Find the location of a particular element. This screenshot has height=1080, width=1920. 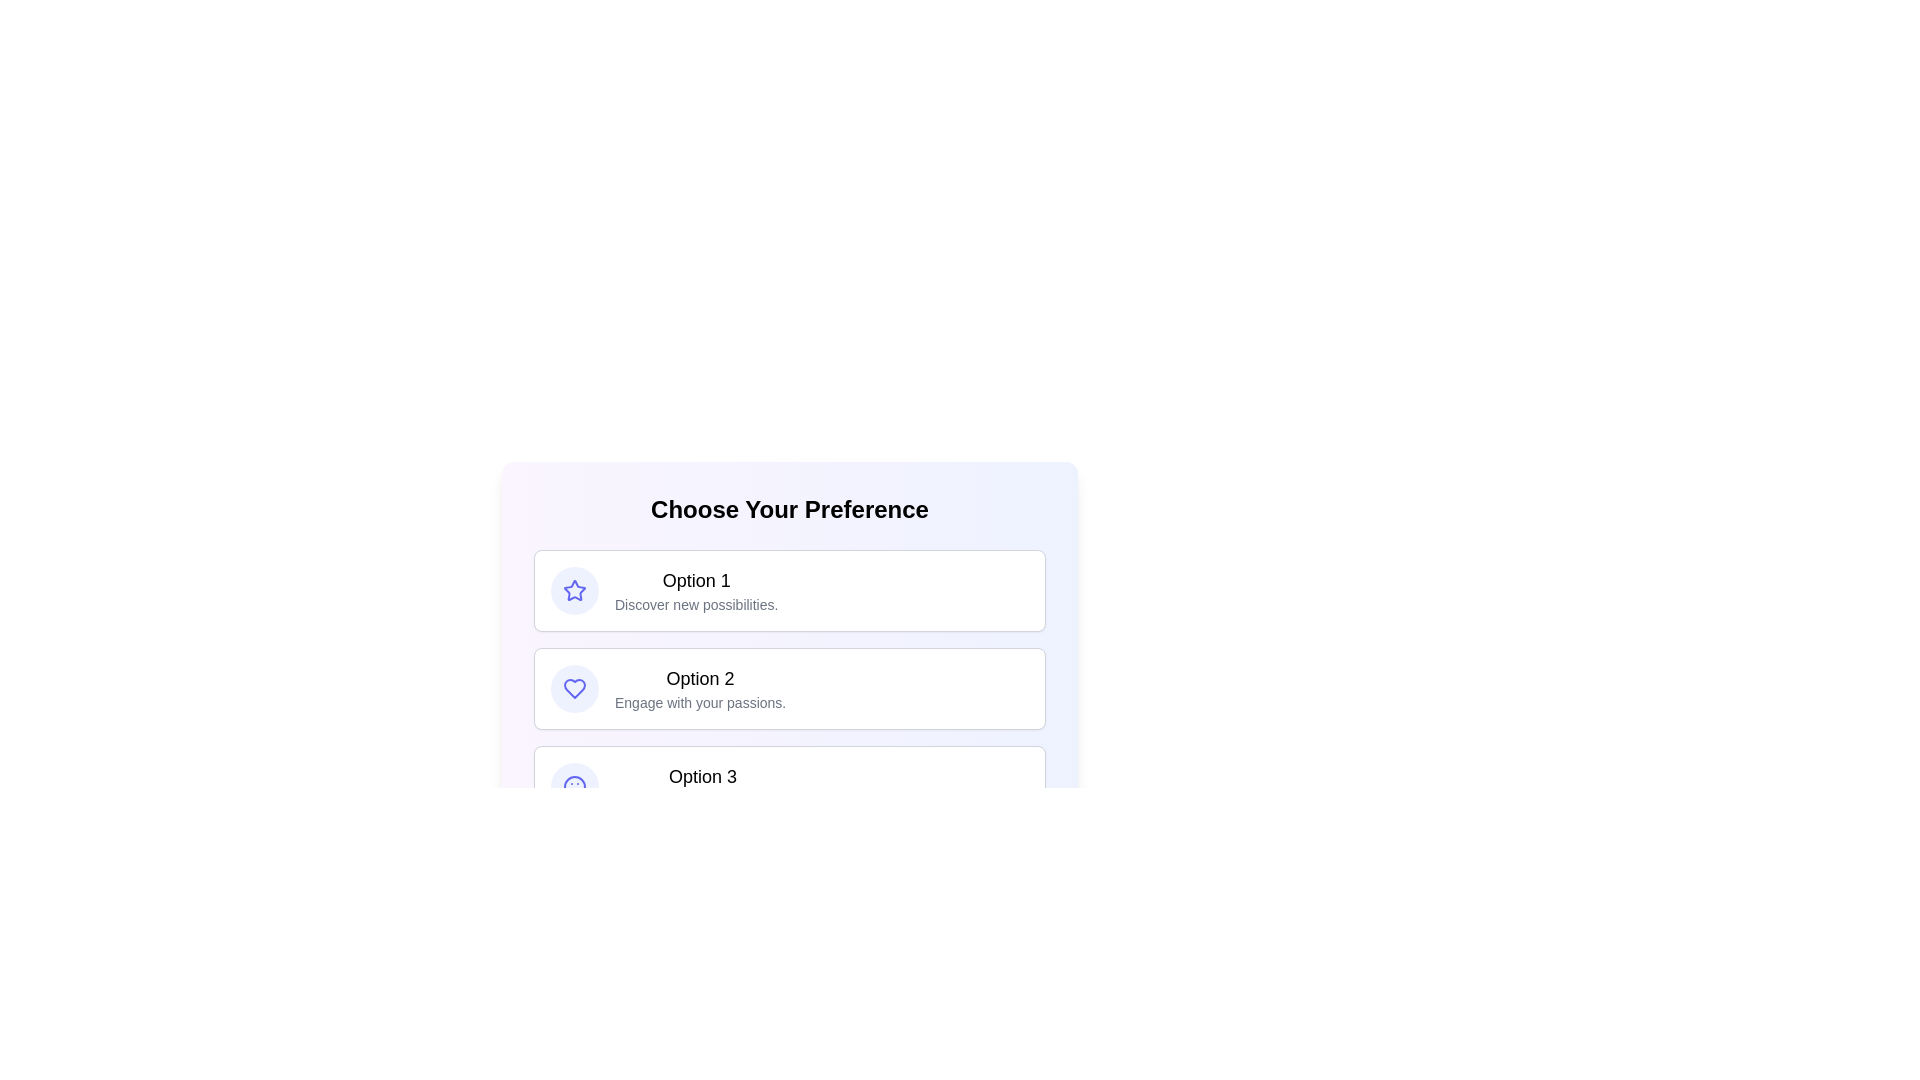

the 'Option 2' button that features bold text and a purple heart motif is located at coordinates (789, 688).